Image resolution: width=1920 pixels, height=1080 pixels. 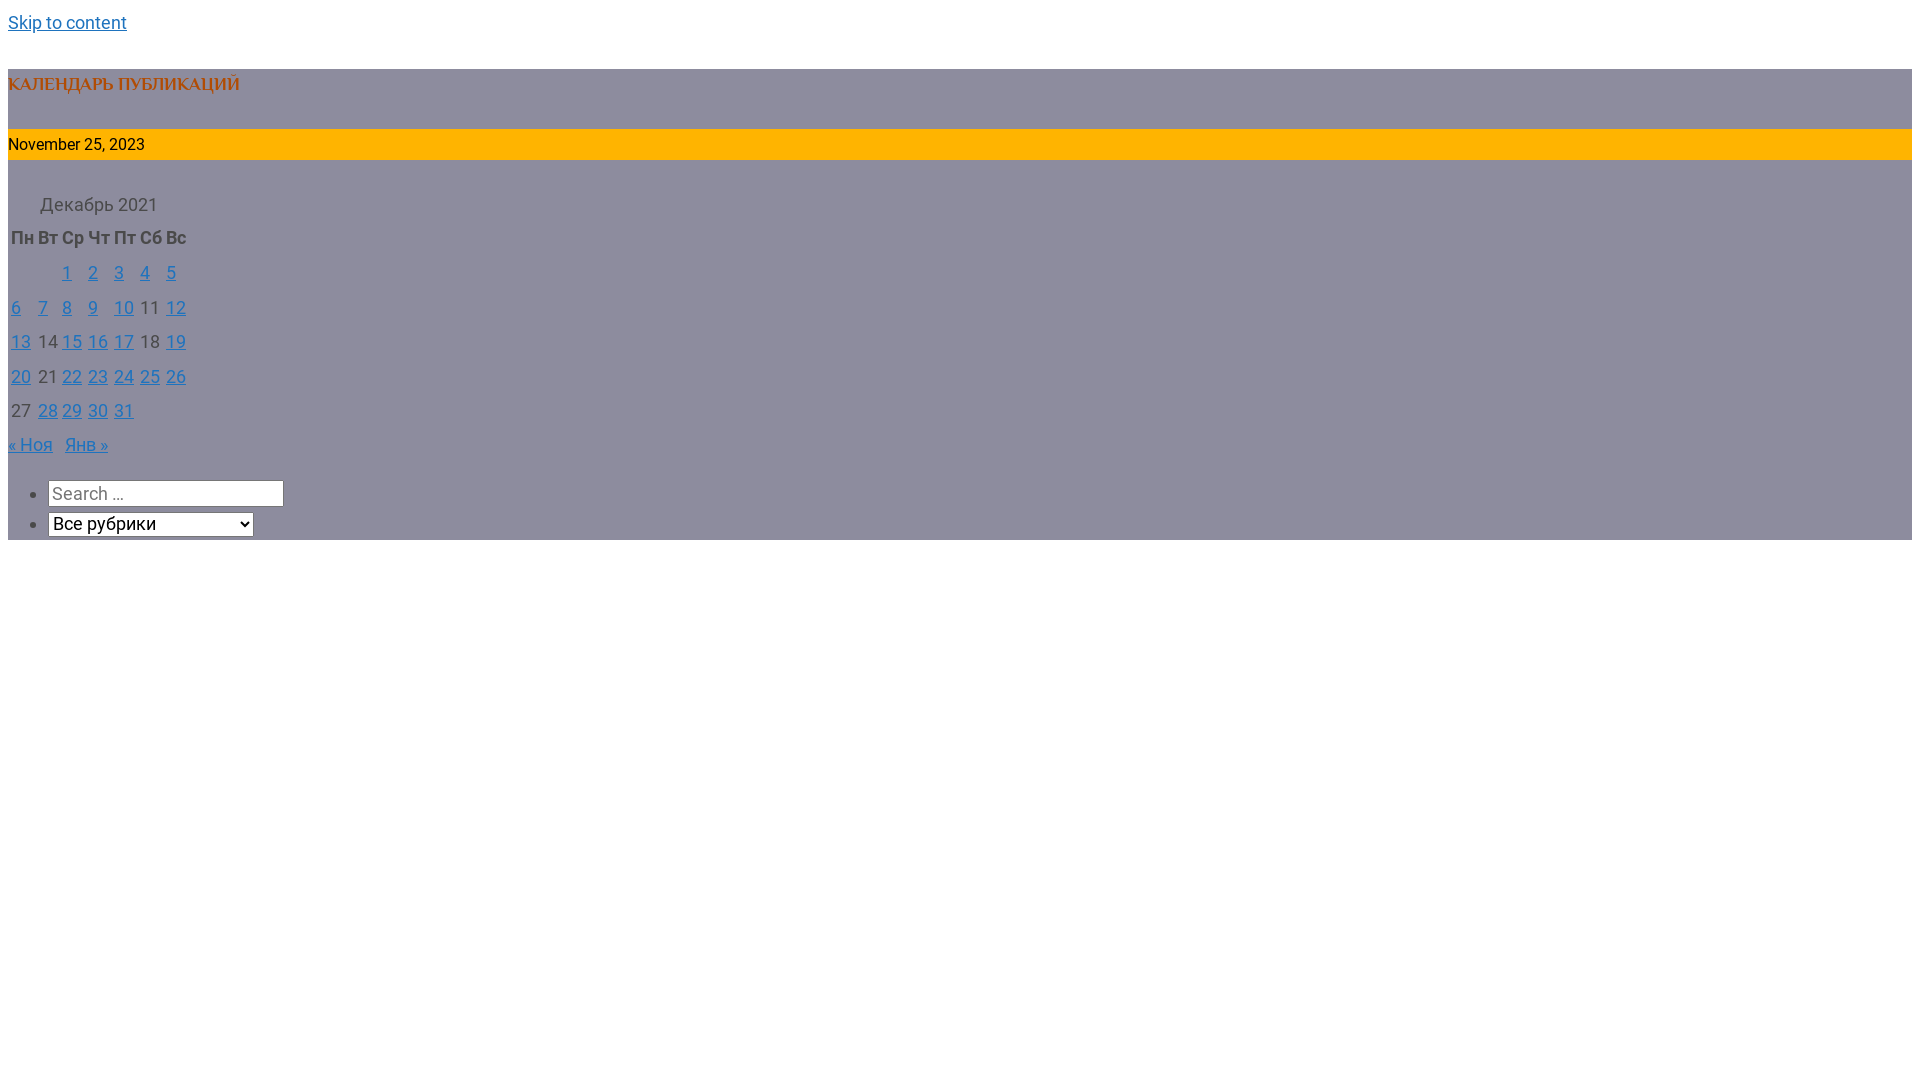 What do you see at coordinates (67, 272) in the screenshot?
I see `'1'` at bounding box center [67, 272].